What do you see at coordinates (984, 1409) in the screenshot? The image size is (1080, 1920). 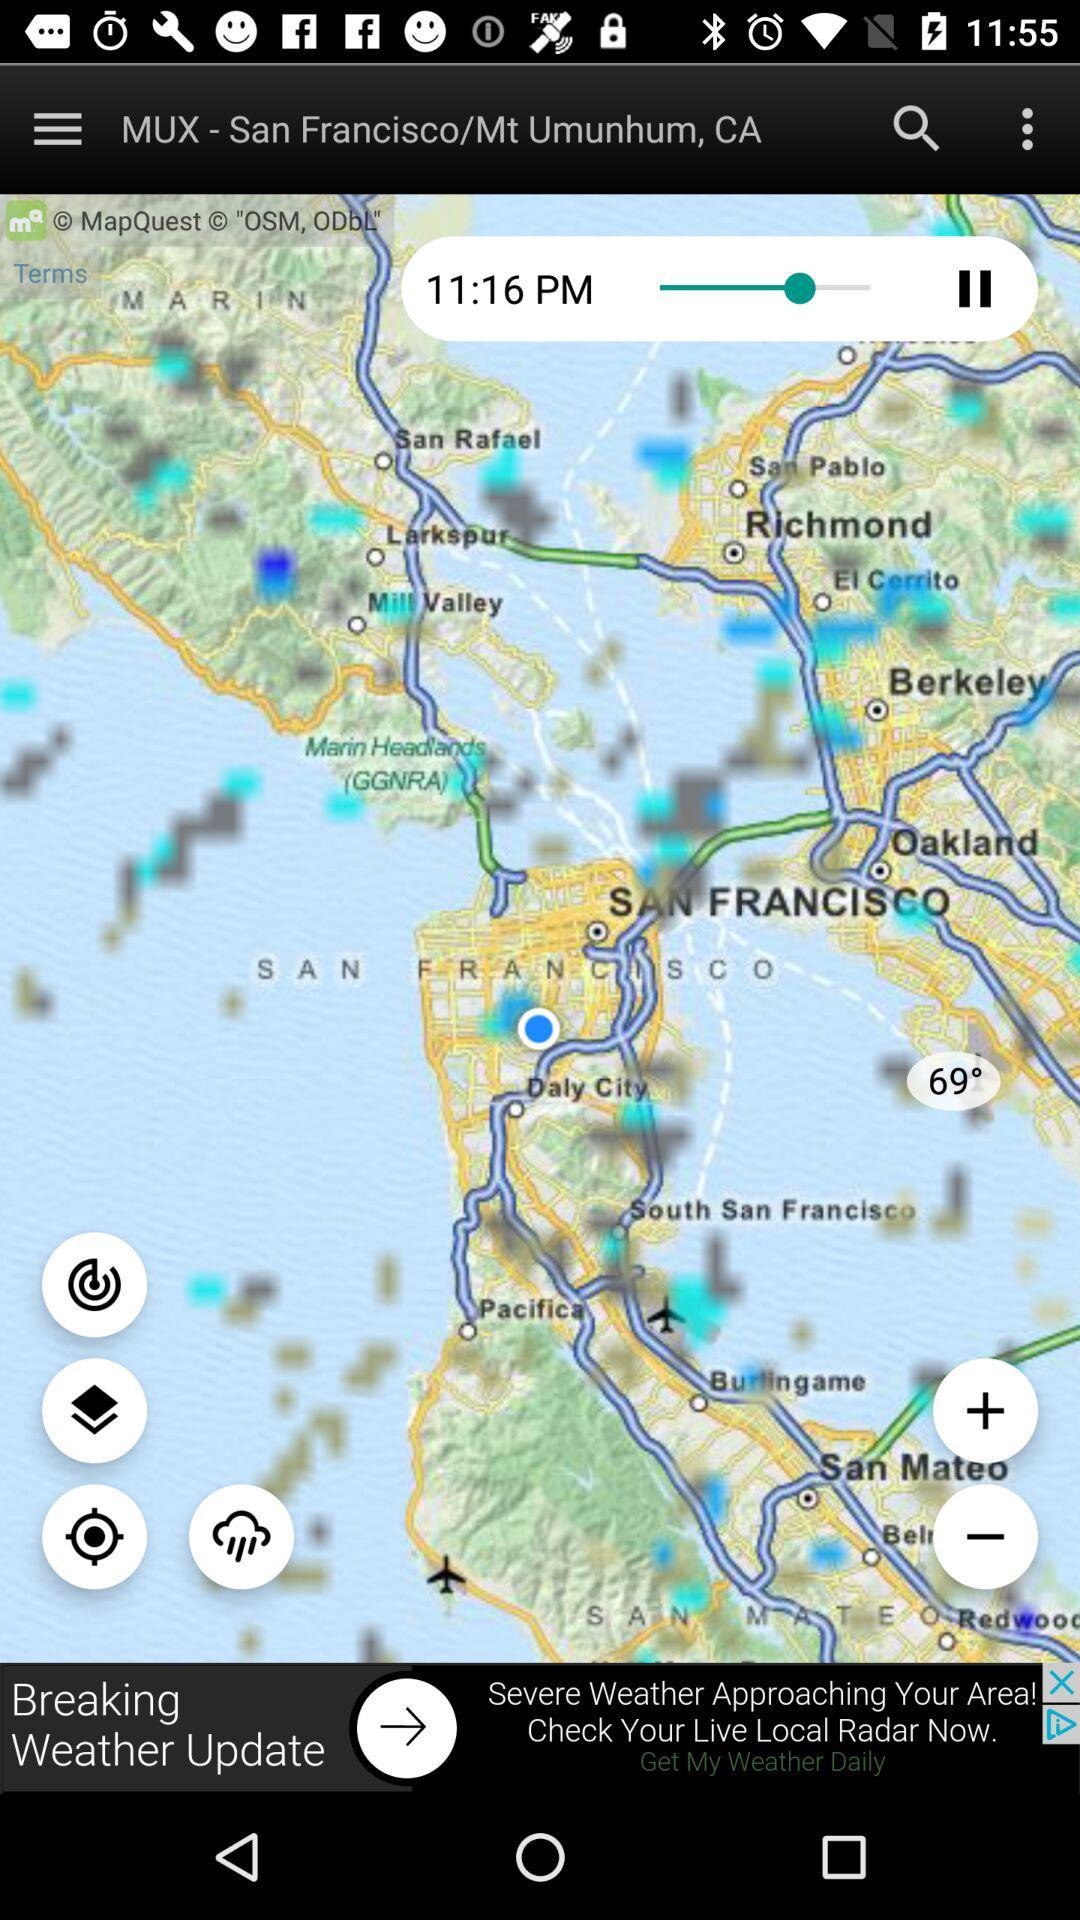 I see `zoom the image` at bounding box center [984, 1409].